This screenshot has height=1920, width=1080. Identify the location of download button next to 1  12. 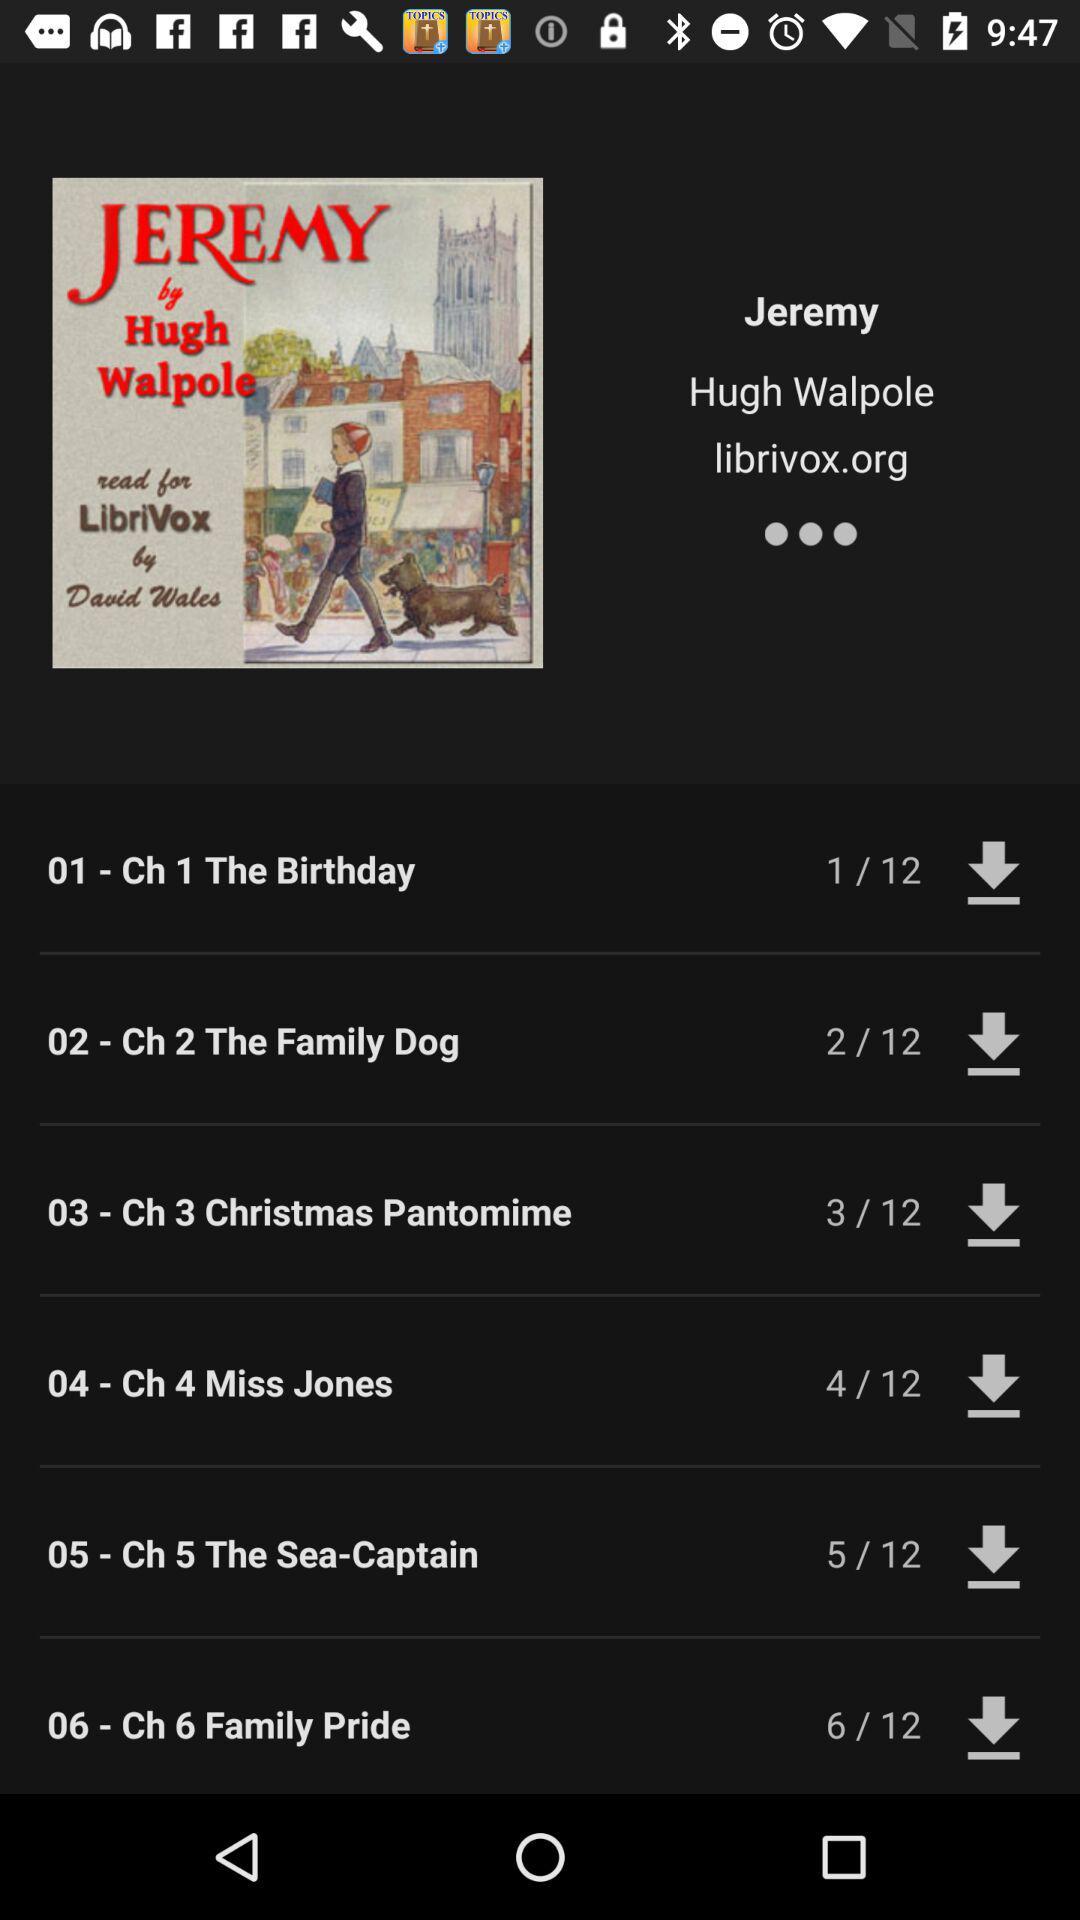
(994, 868).